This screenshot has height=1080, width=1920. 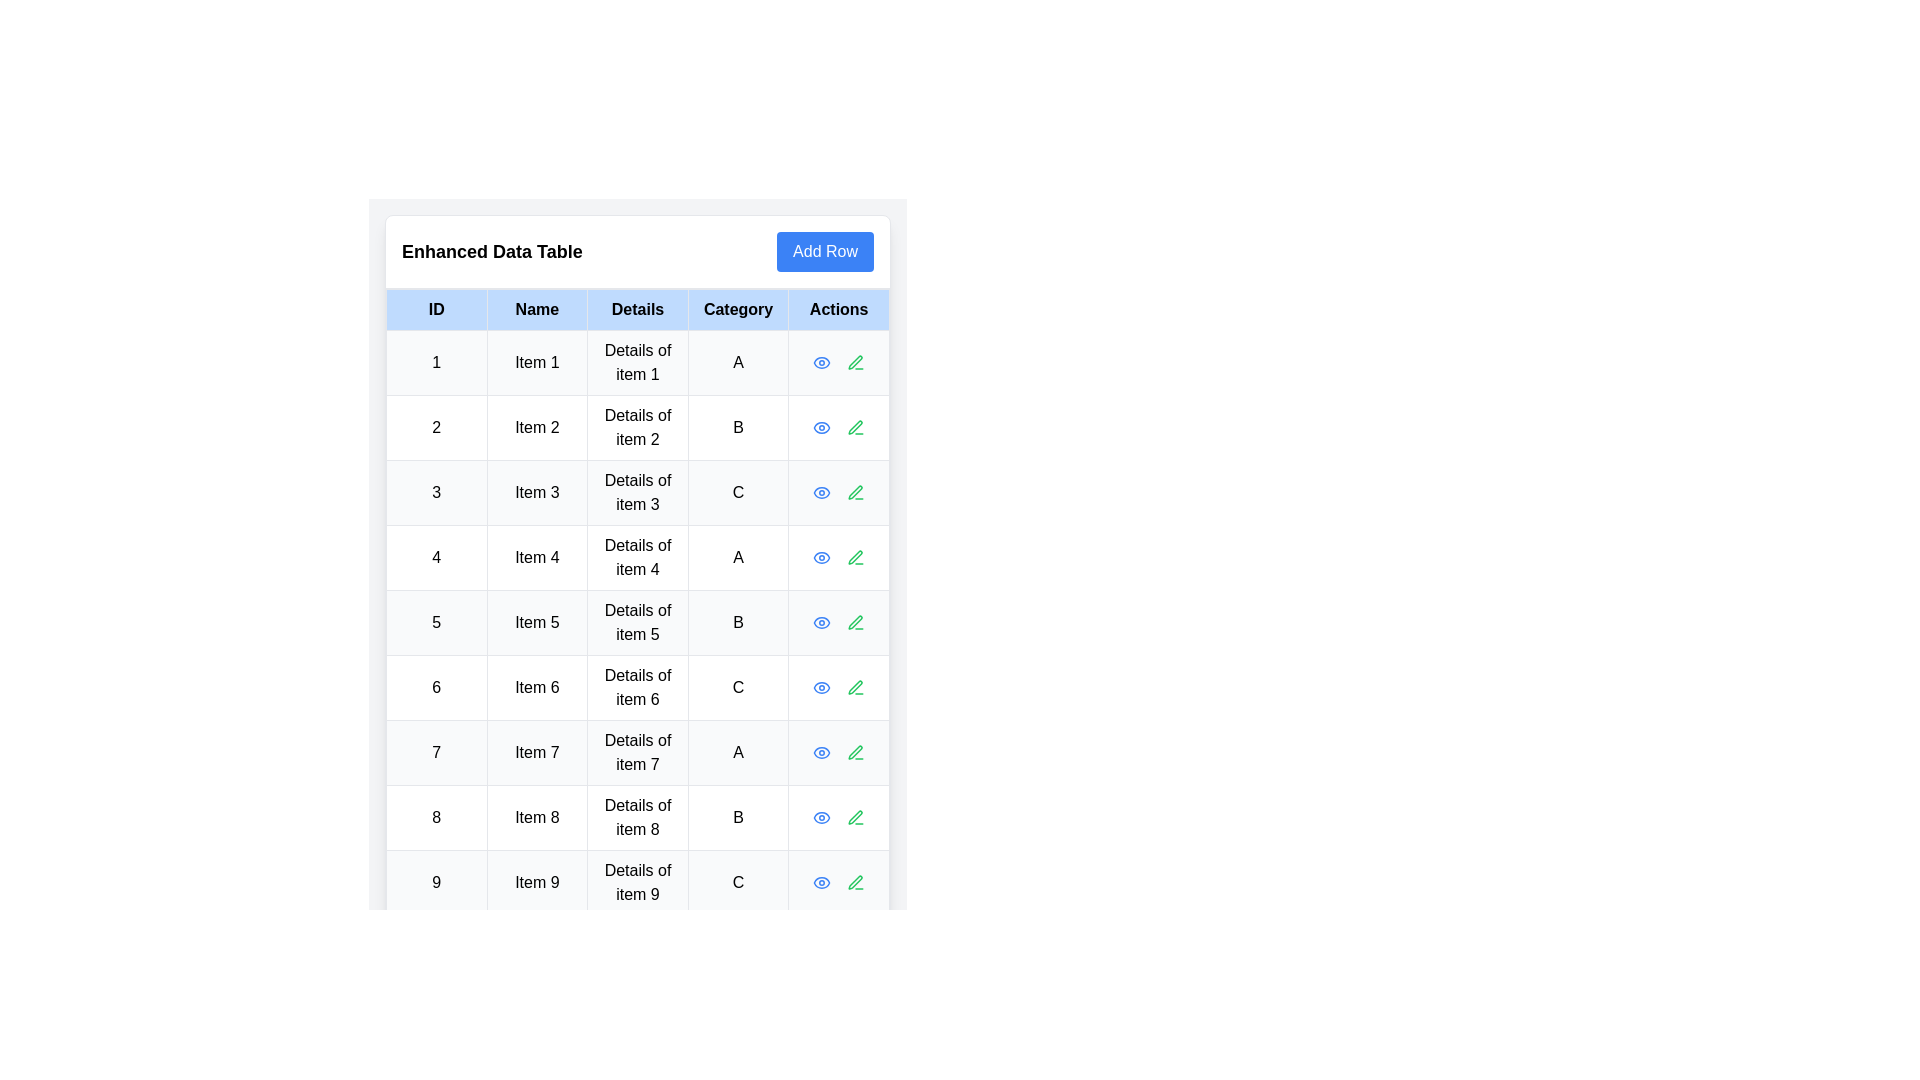 I want to click on the edit icon button in the Actions column of the first row, so click(x=855, y=362).